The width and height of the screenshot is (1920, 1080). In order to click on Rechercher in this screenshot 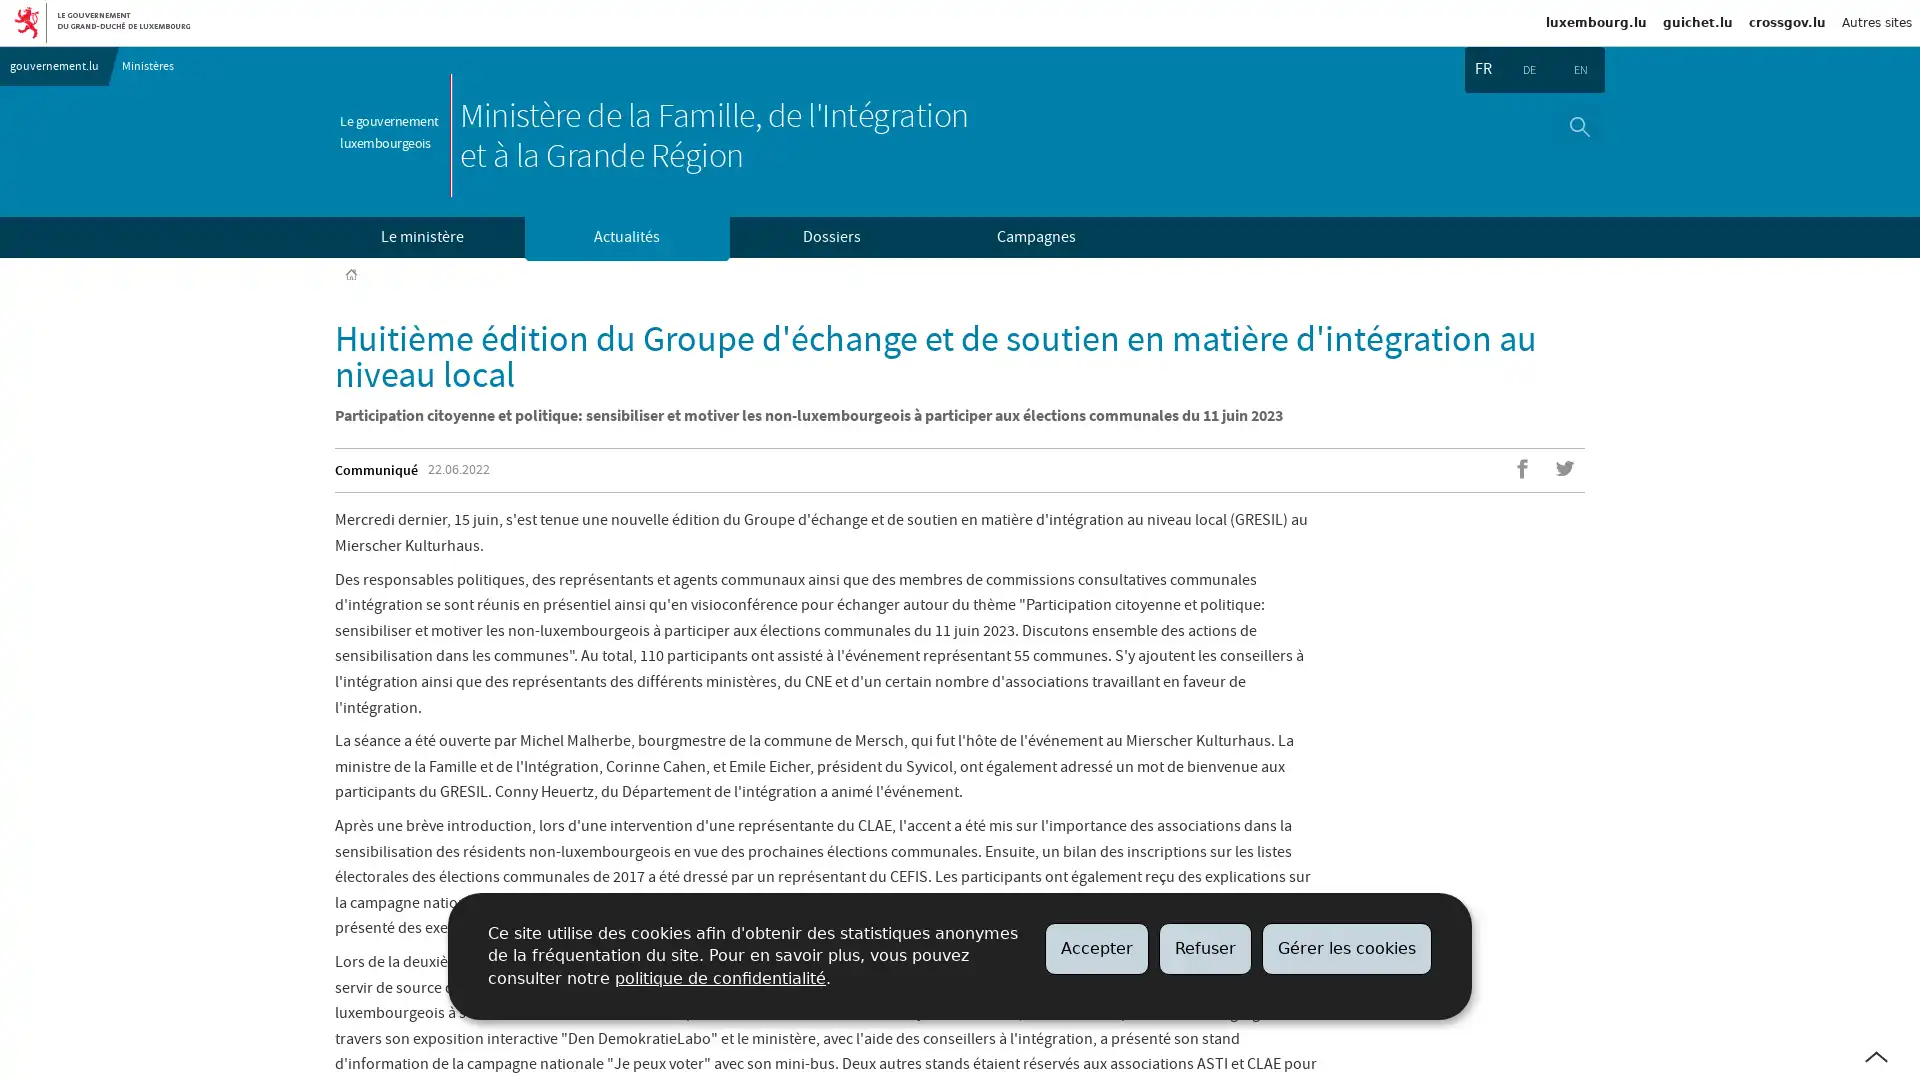, I will do `click(1578, 126)`.